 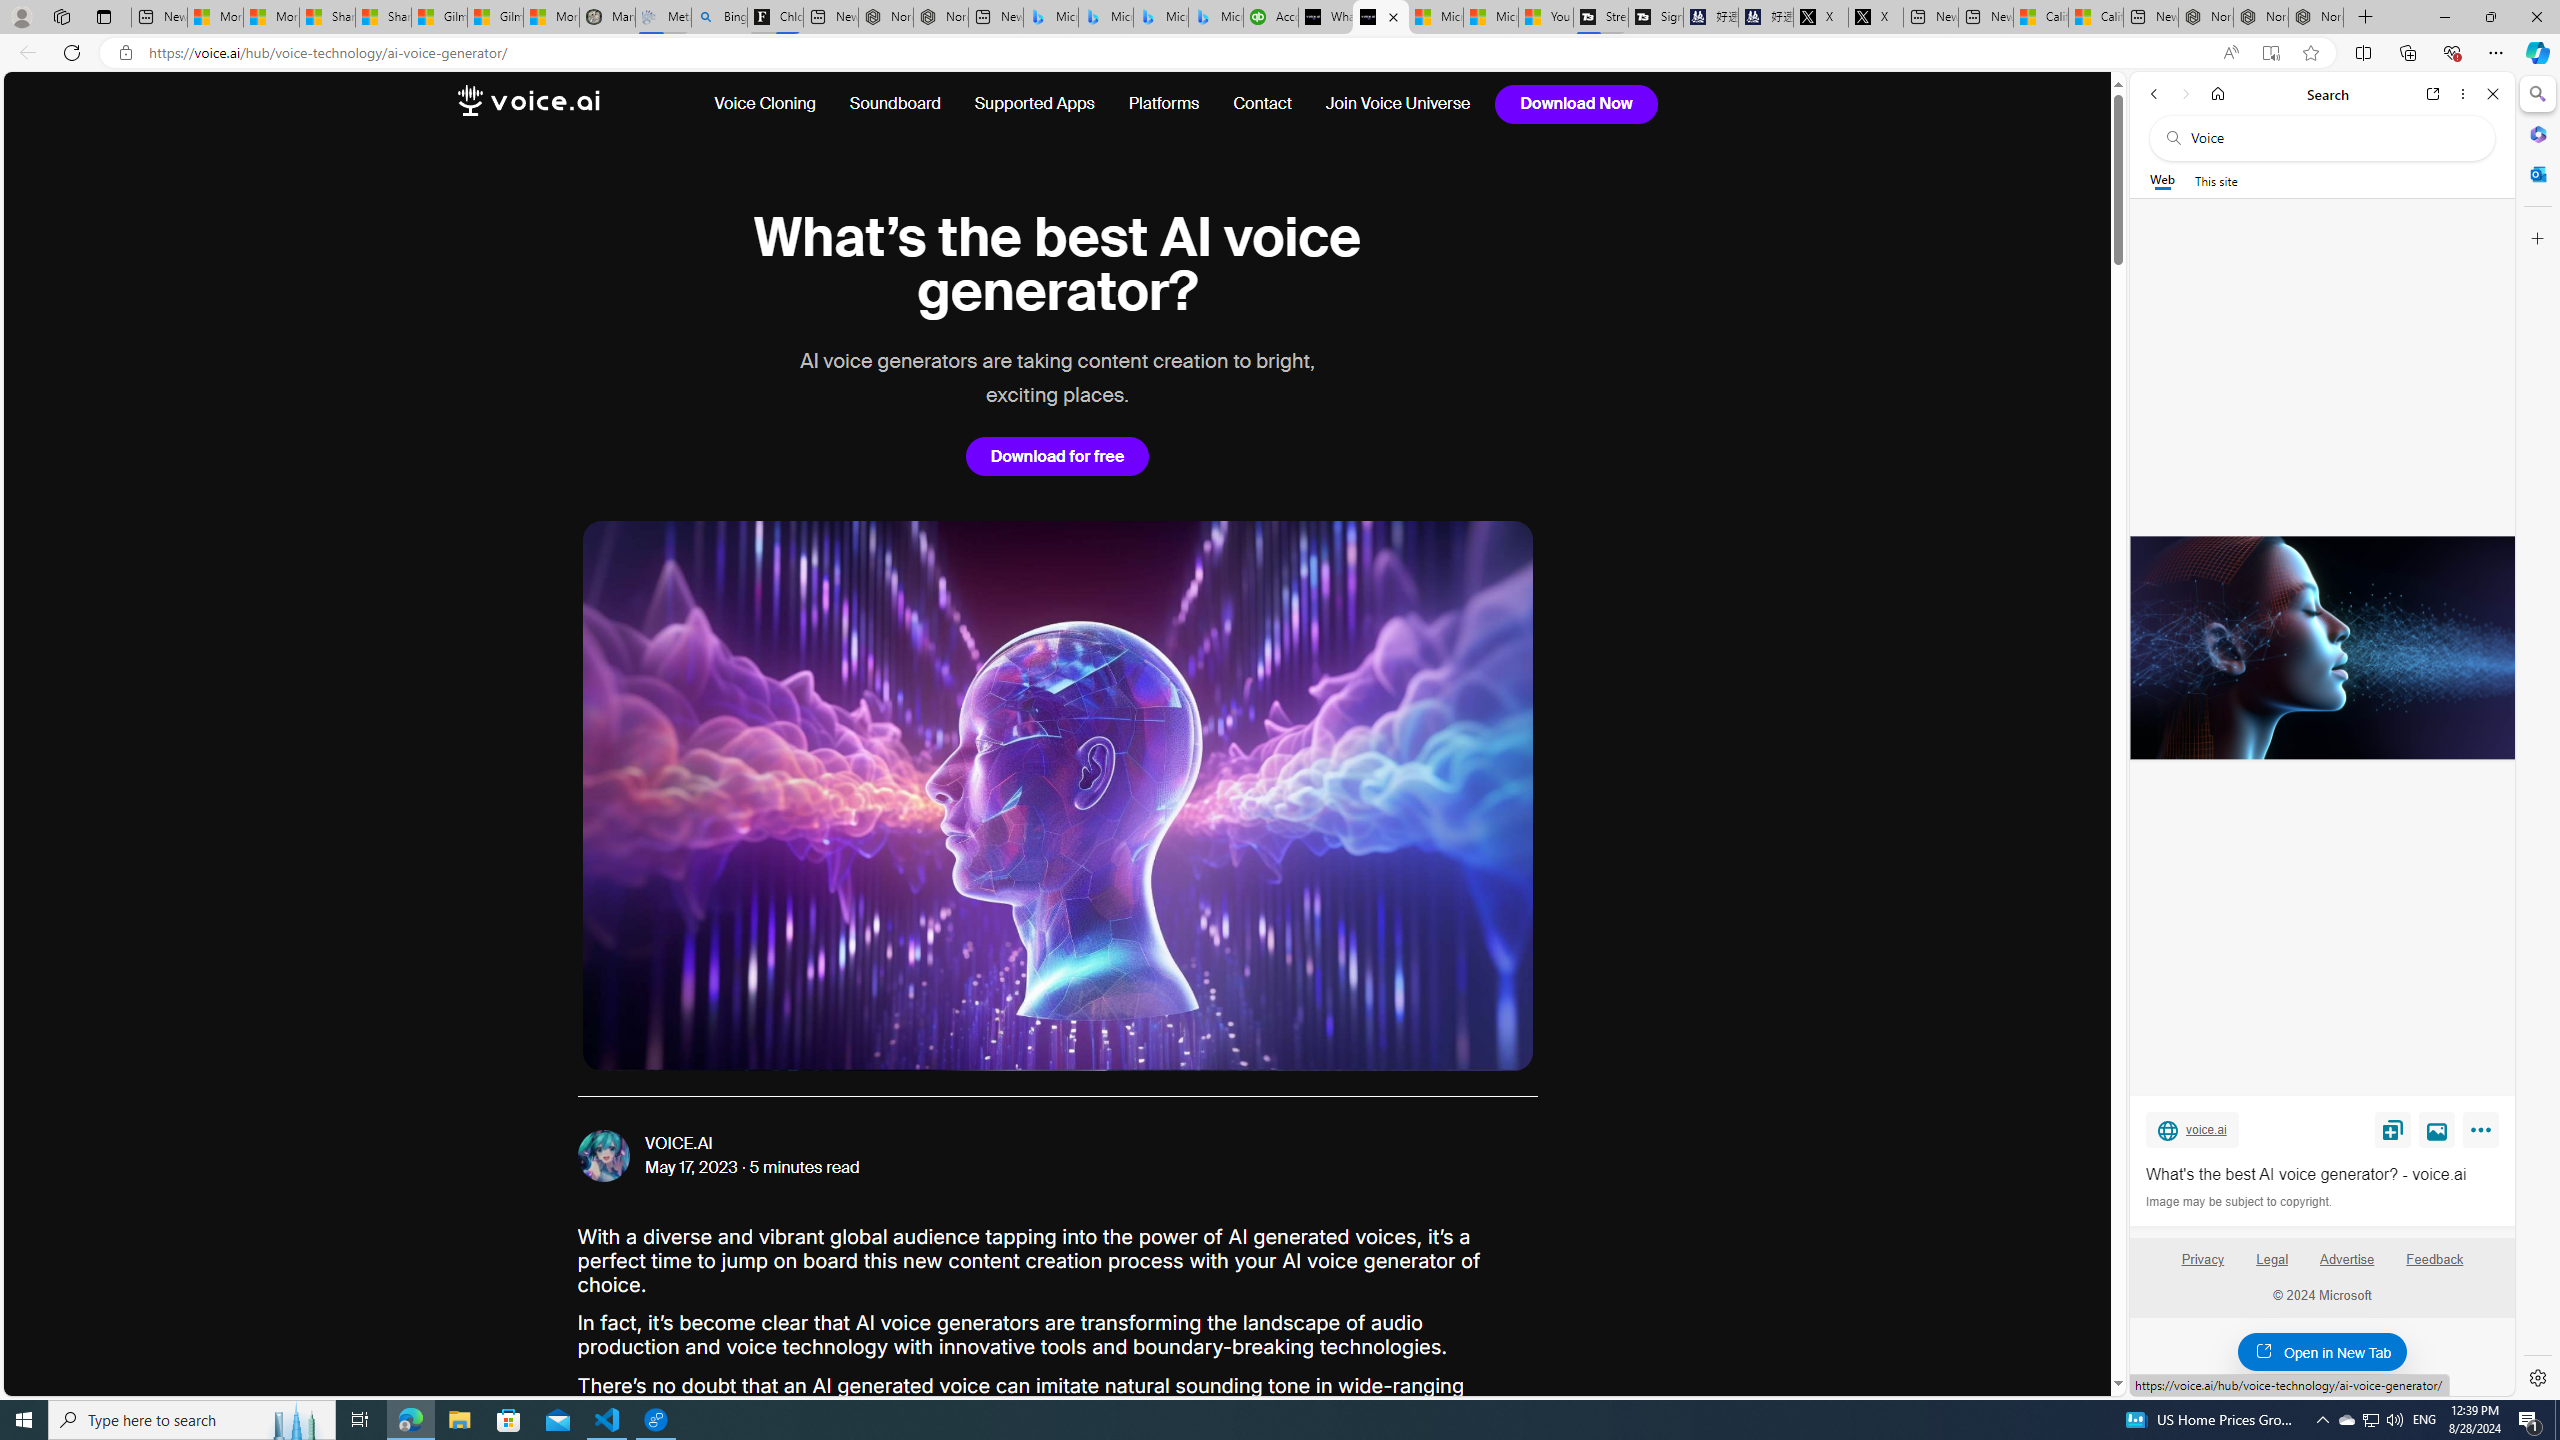 What do you see at coordinates (2162, 180) in the screenshot?
I see `'Web scope'` at bounding box center [2162, 180].